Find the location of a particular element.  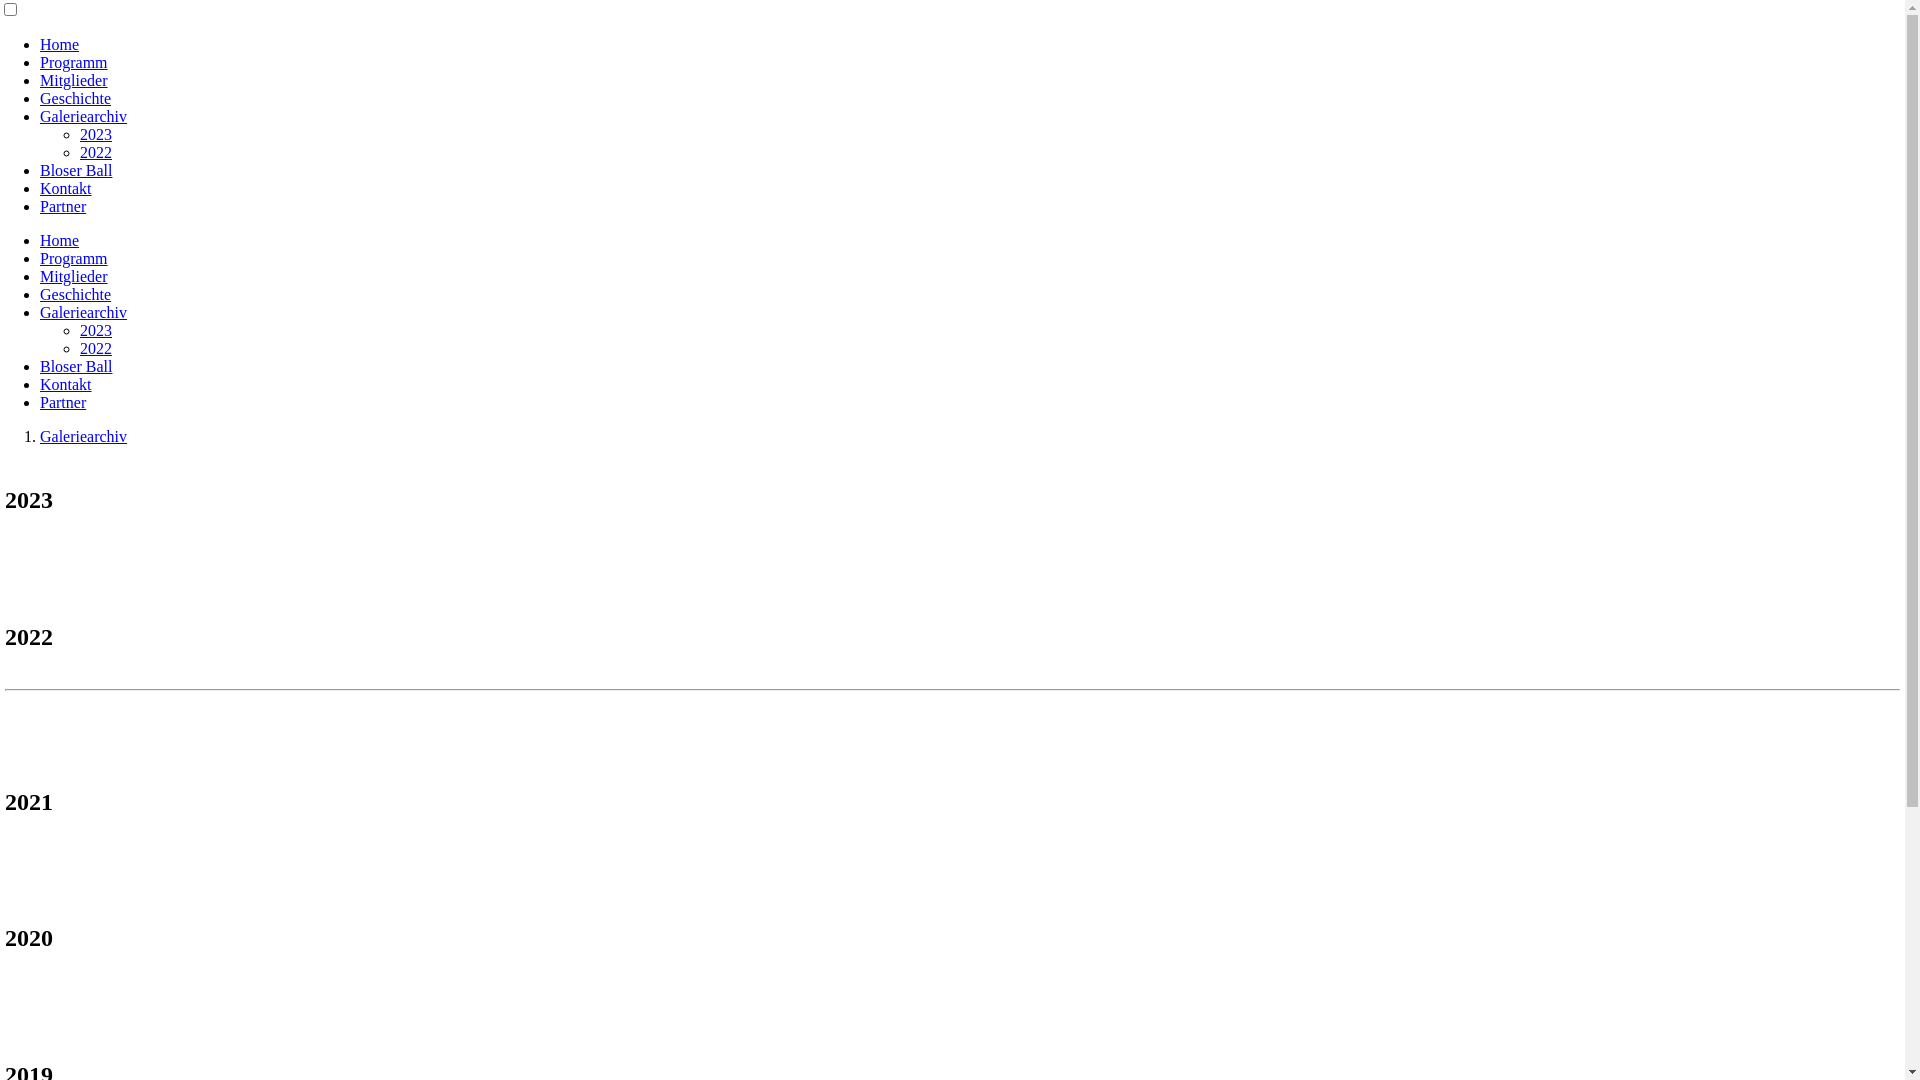

'2022' is located at coordinates (95, 151).